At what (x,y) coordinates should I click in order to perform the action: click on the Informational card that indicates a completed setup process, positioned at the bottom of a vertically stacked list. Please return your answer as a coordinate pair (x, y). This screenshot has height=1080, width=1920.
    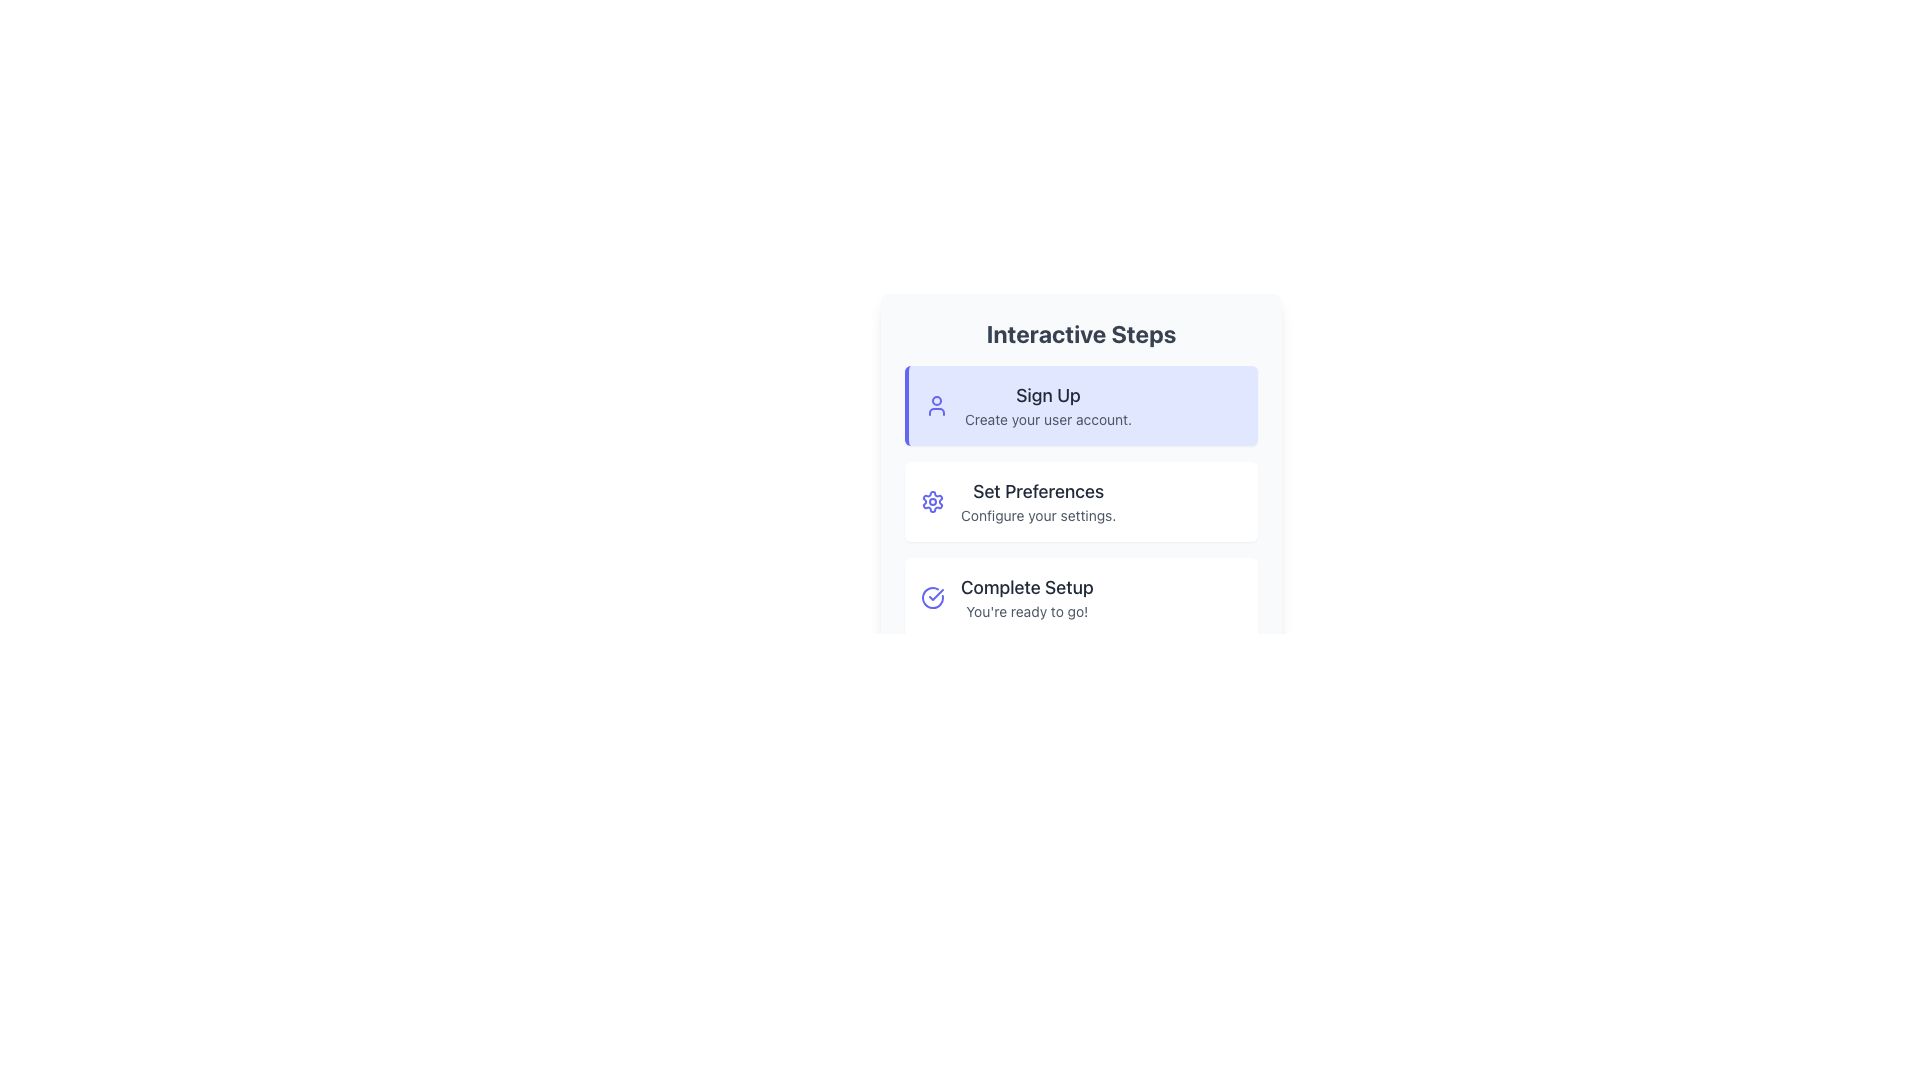
    Looking at the image, I should click on (1080, 596).